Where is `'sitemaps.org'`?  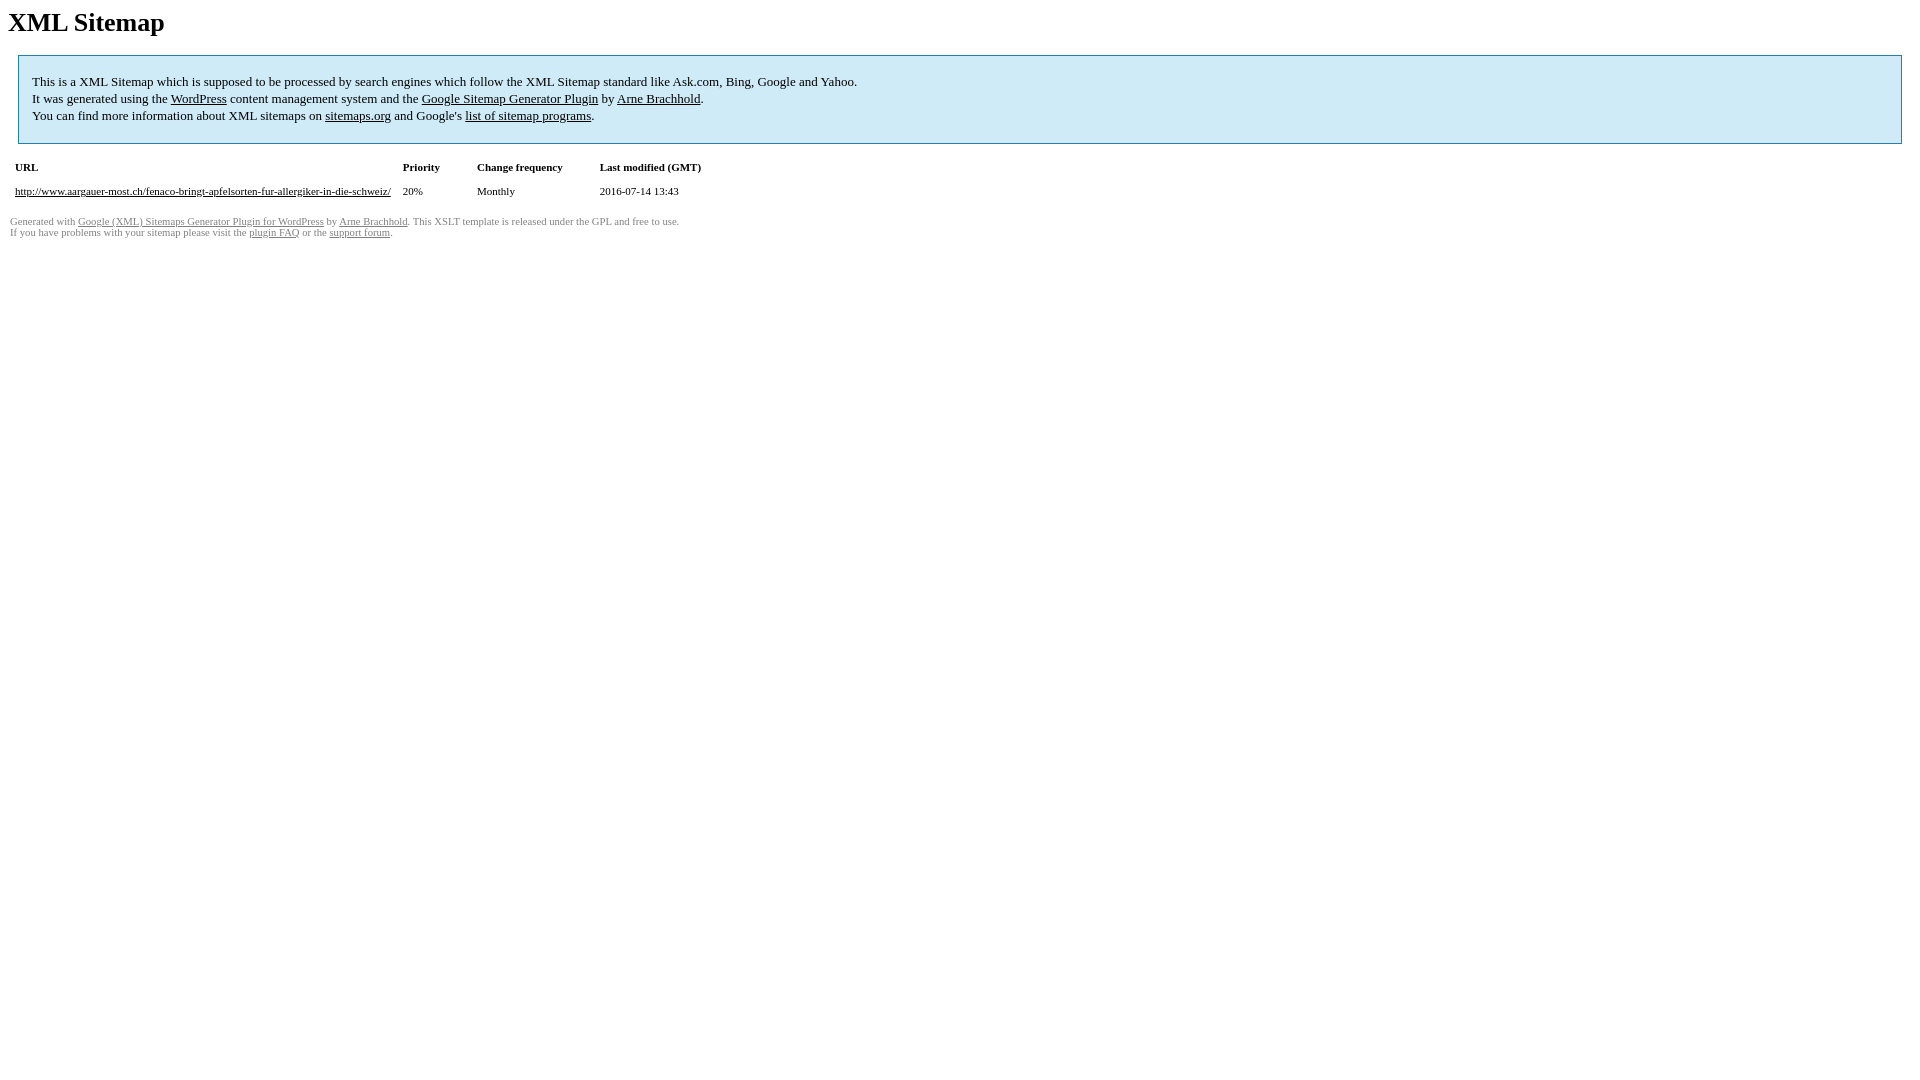 'sitemaps.org' is located at coordinates (358, 115).